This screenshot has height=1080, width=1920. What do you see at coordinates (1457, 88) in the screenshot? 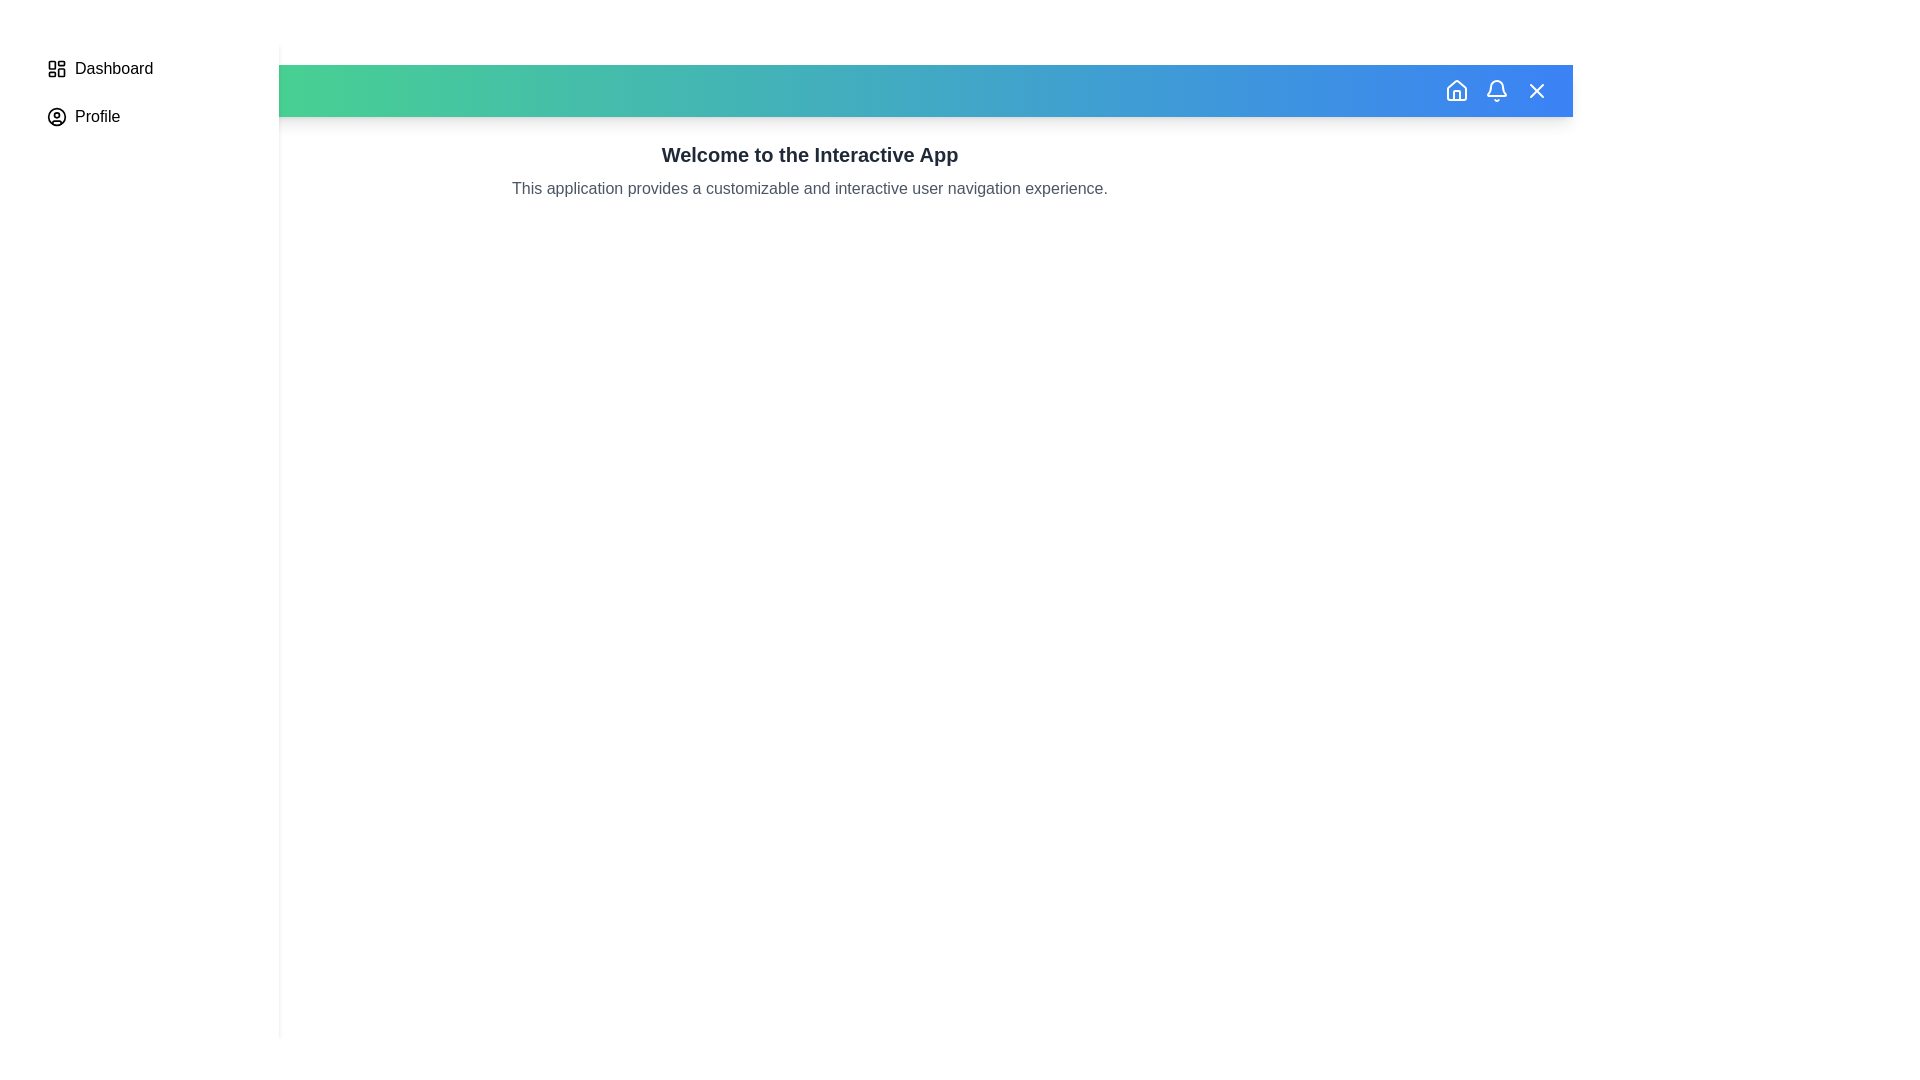
I see `the house icon button located in the top-right corner of the interface` at bounding box center [1457, 88].